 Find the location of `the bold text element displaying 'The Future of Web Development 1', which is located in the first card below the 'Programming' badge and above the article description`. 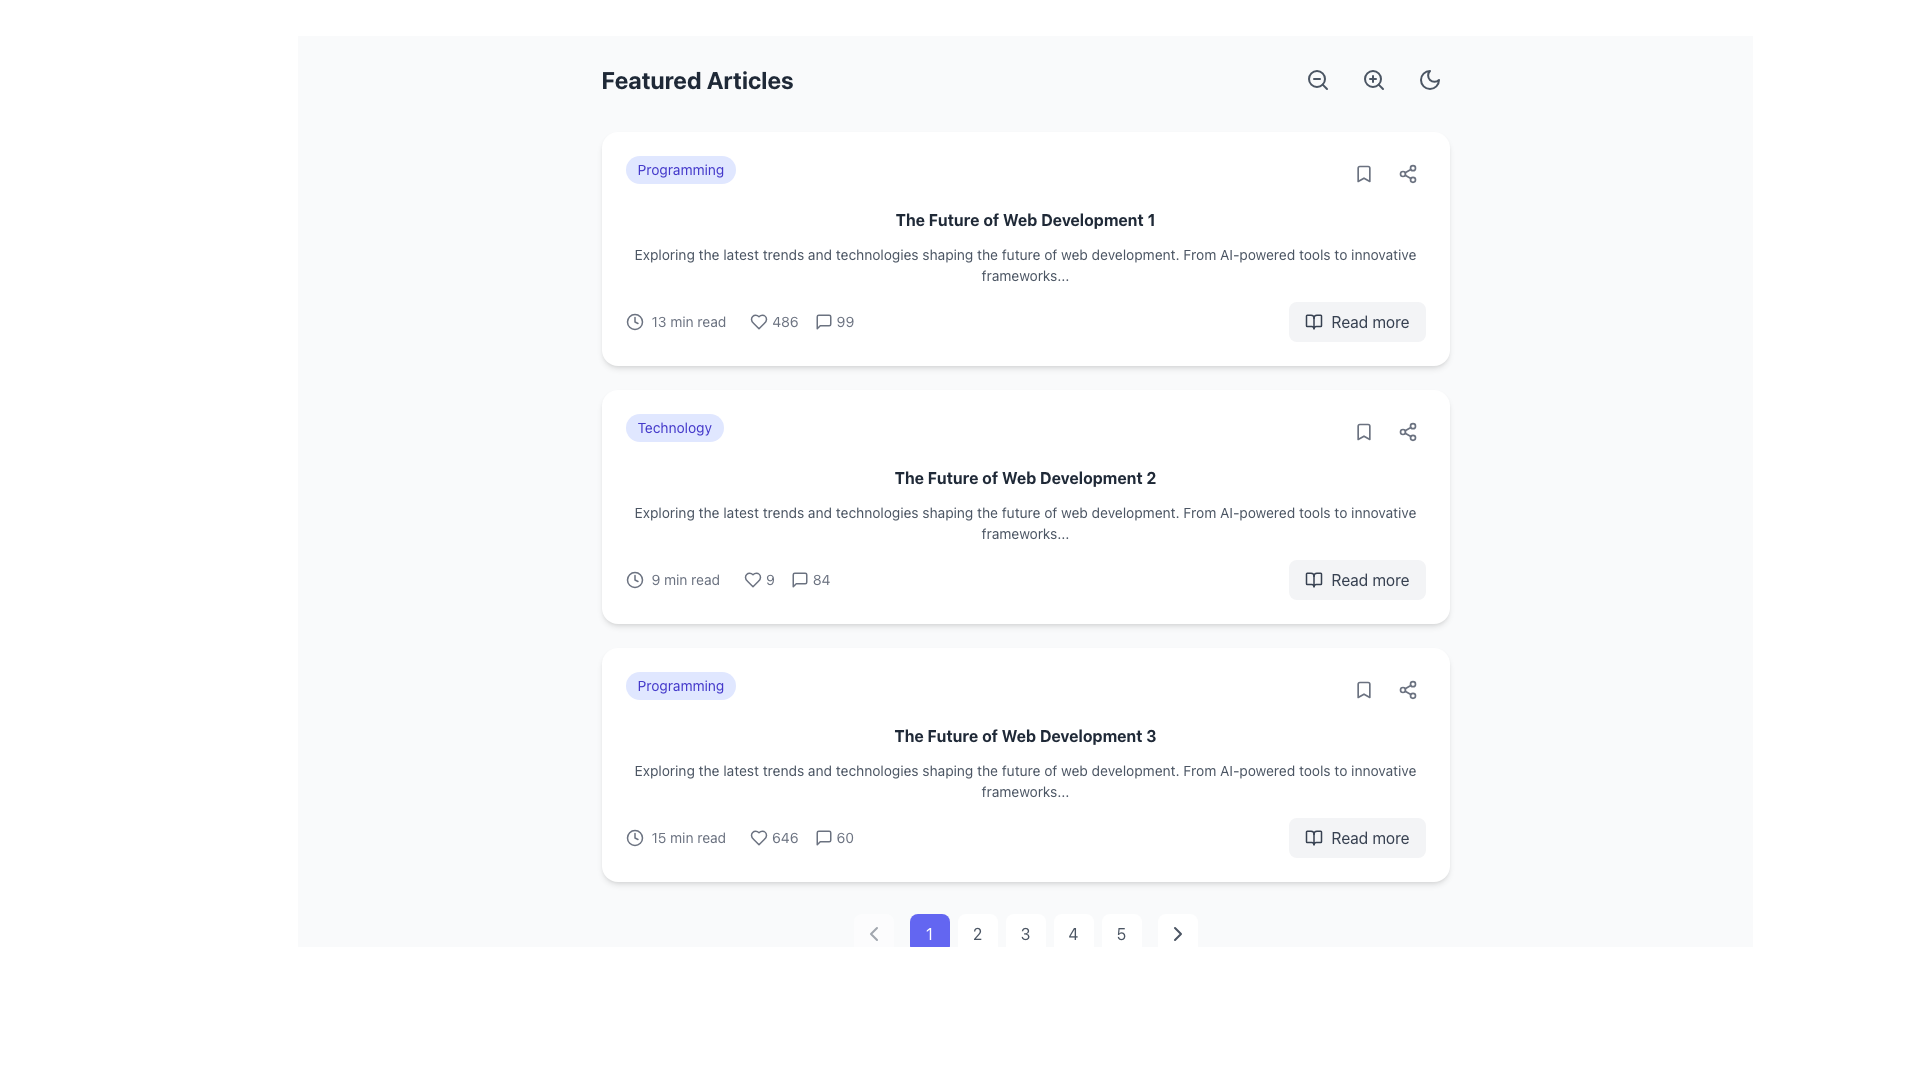

the bold text element displaying 'The Future of Web Development 1', which is located in the first card below the 'Programming' badge and above the article description is located at coordinates (1025, 219).